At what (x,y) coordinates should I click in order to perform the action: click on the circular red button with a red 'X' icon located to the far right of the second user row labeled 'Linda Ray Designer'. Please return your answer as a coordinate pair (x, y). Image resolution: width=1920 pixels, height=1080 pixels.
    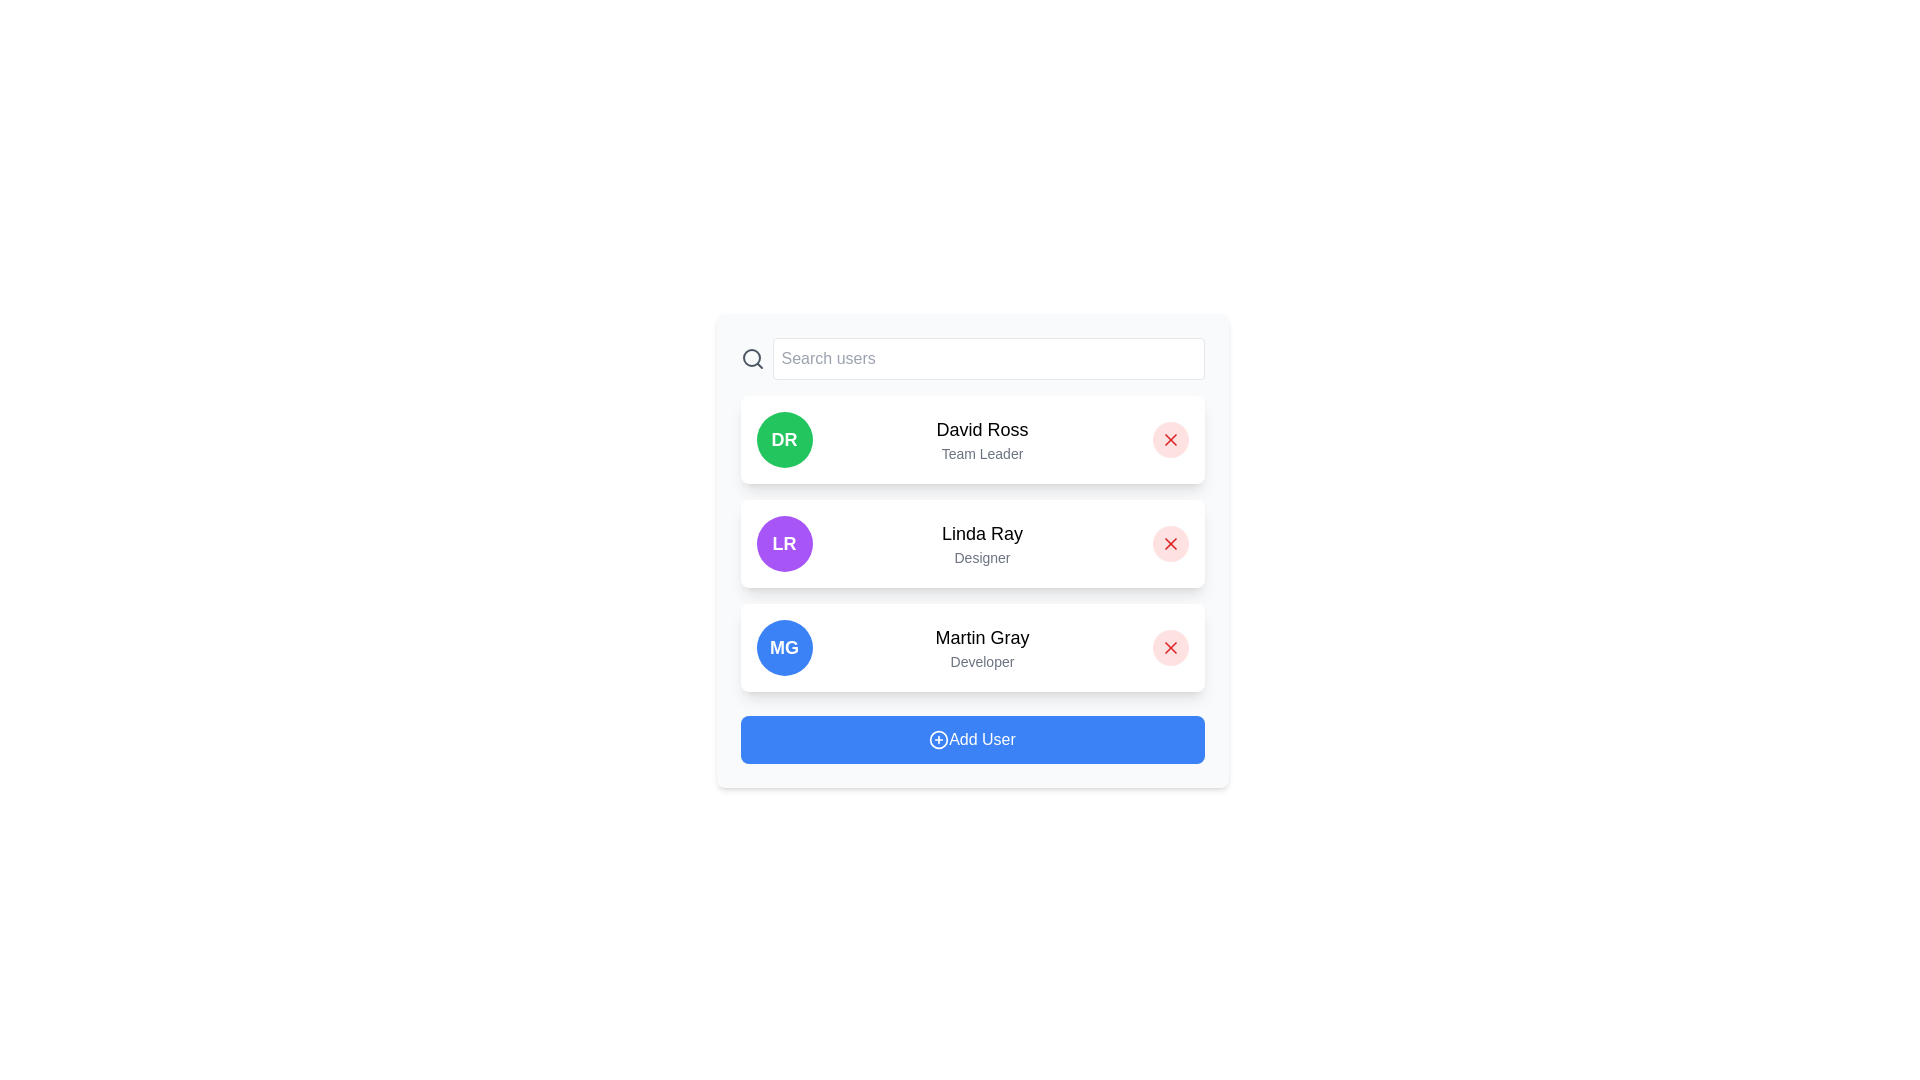
    Looking at the image, I should click on (1170, 543).